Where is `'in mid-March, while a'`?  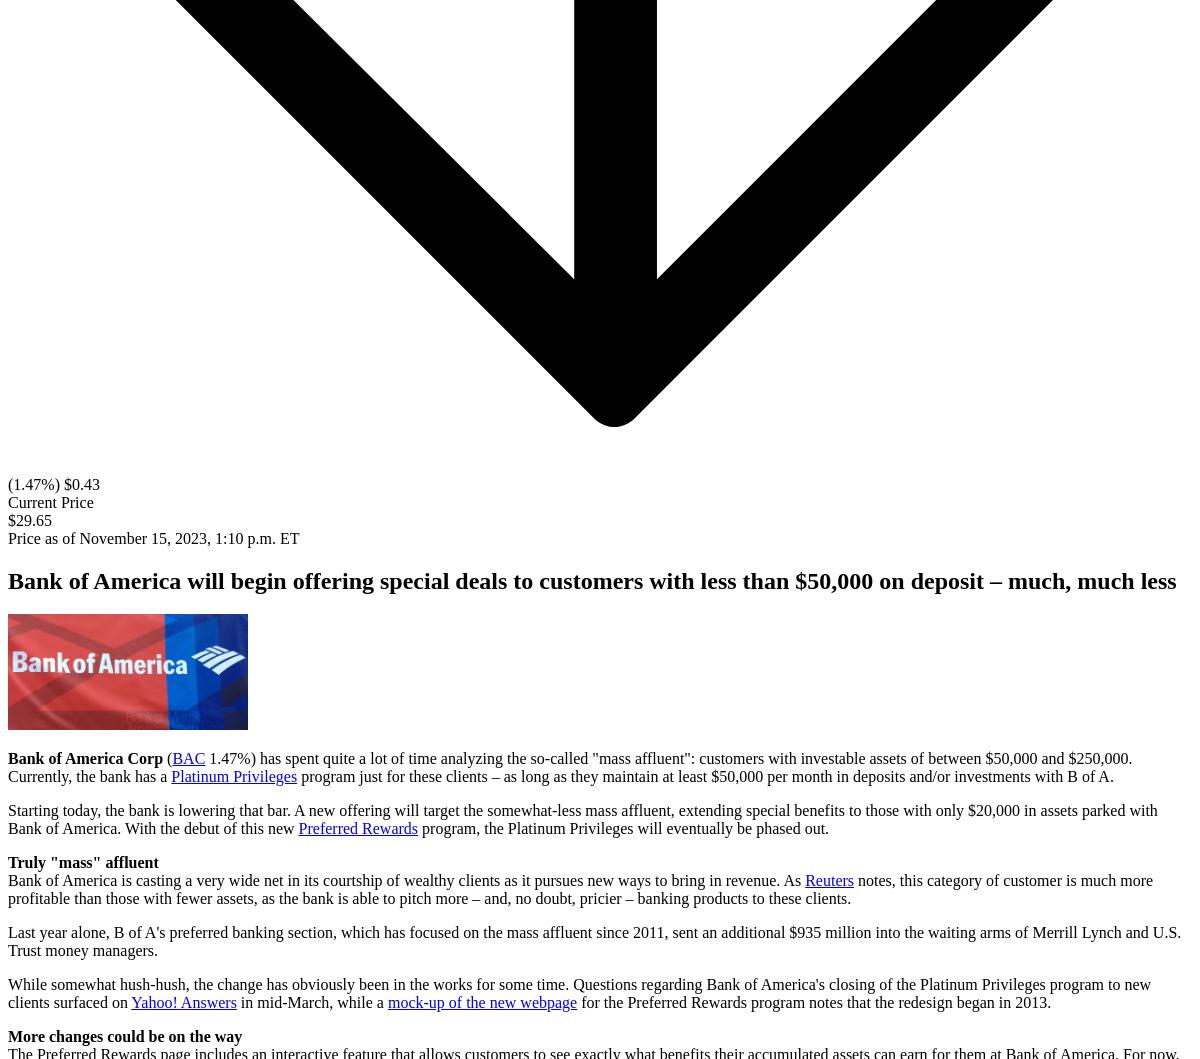 'in mid-March, while a' is located at coordinates (311, 1001).